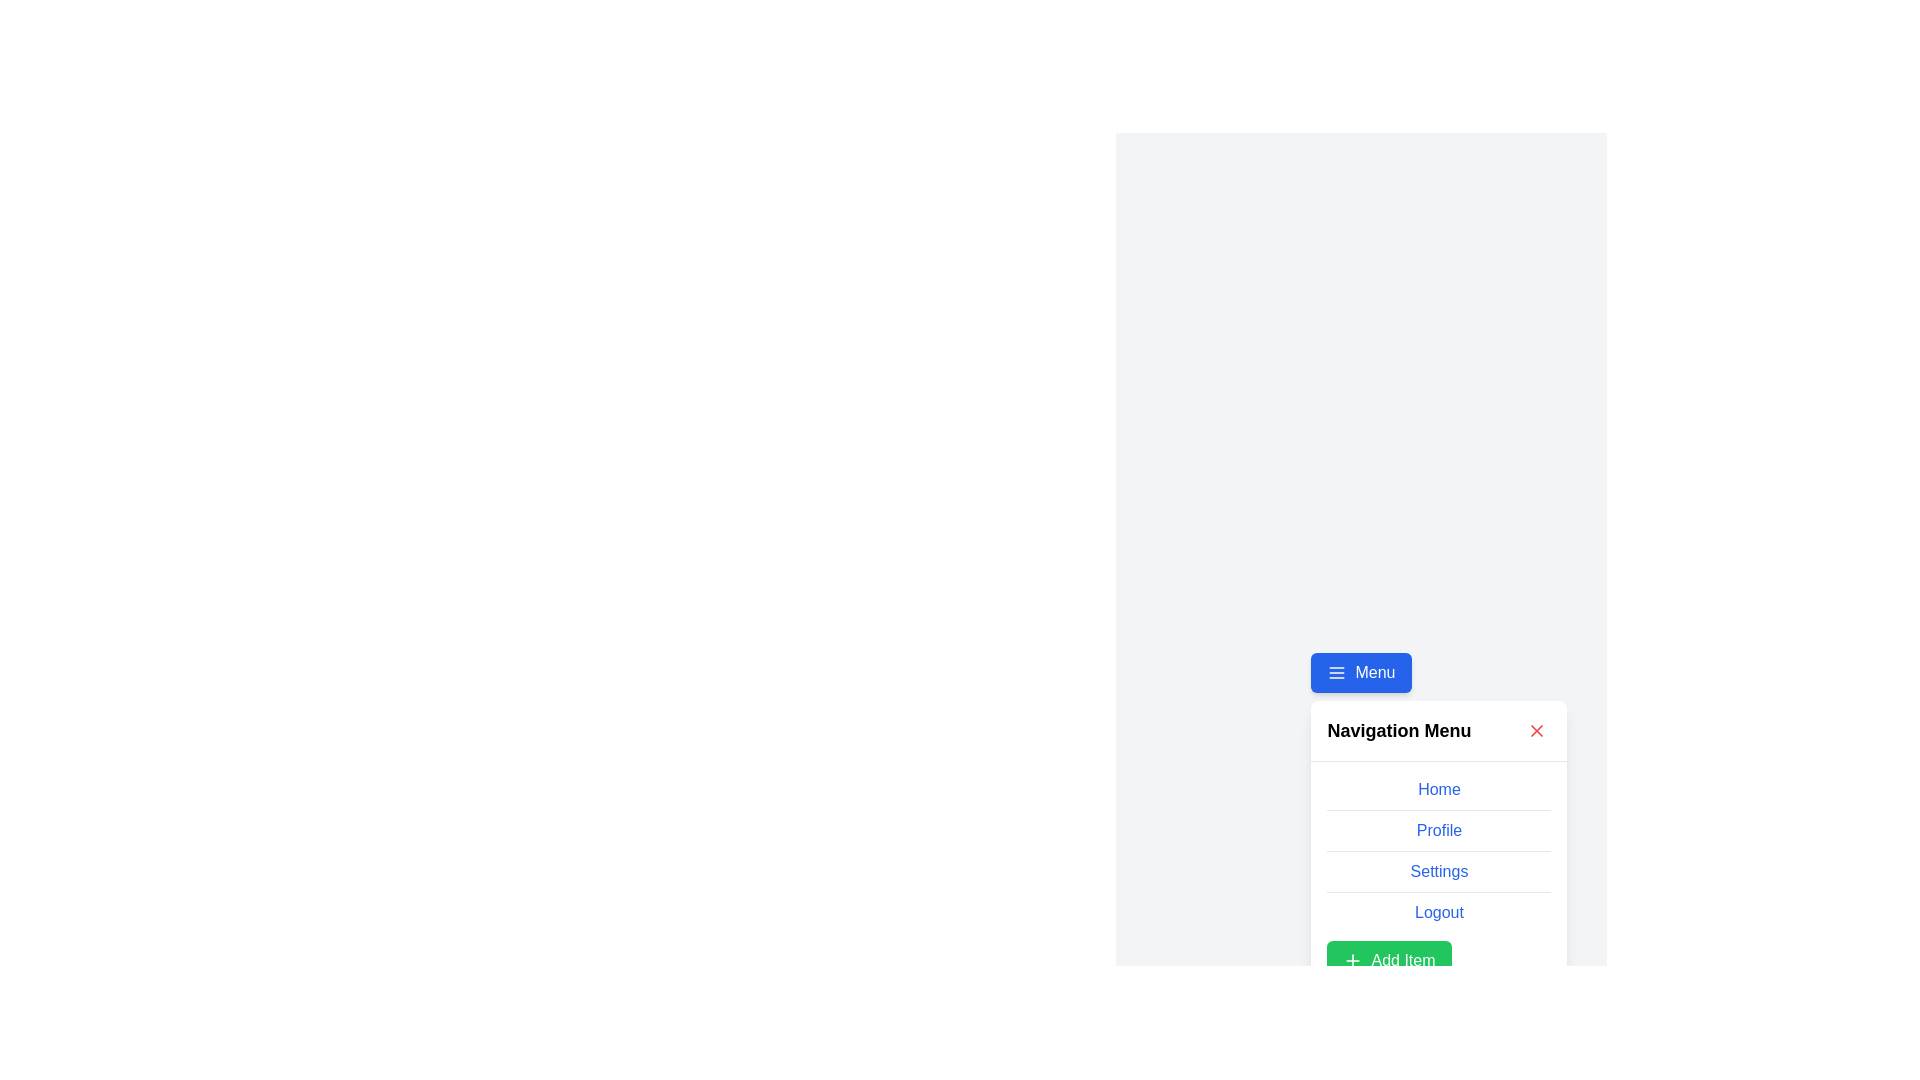  Describe the element at coordinates (1438, 830) in the screenshot. I see `the 'Profile' link, which is styled in blue with an underline on hover, located in the dropdown menu labeled 'Navigation Menu' beneath 'Home' and above 'Settings'` at that location.